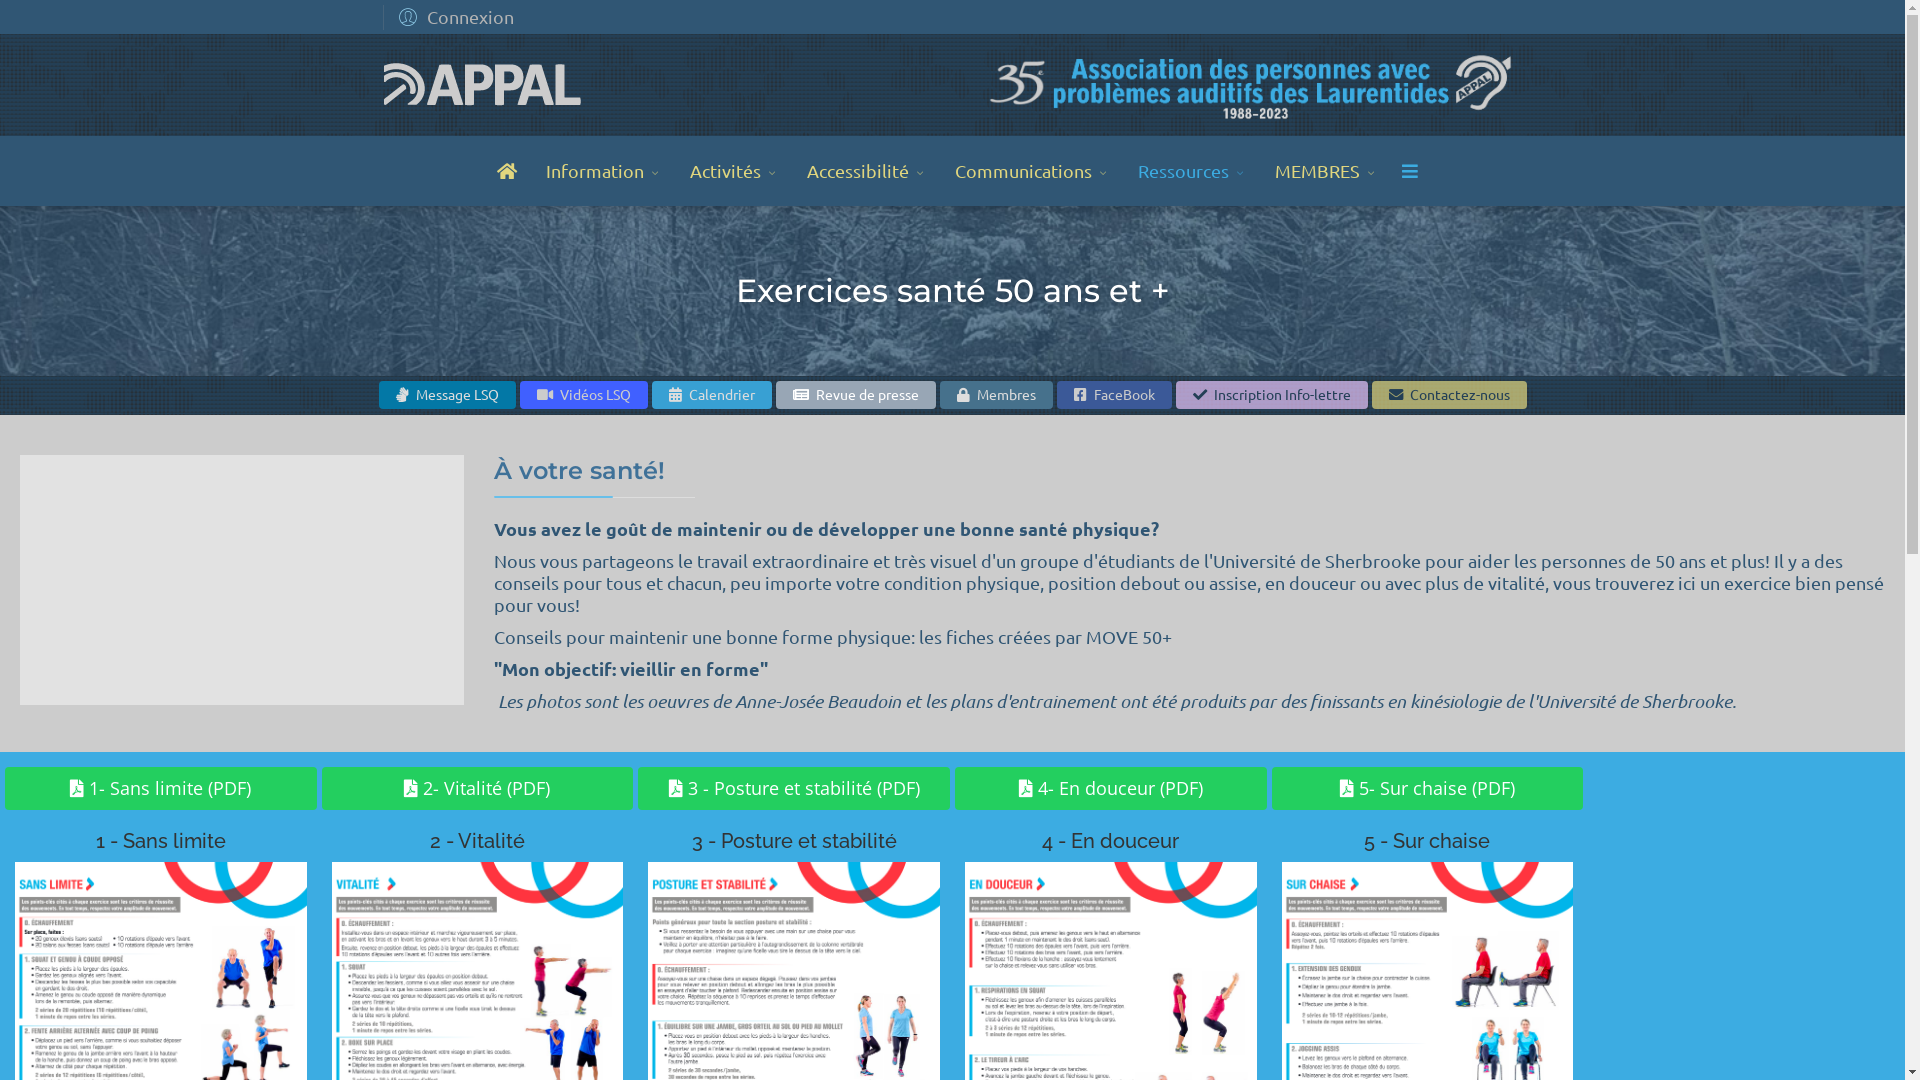  Describe the element at coordinates (1426, 787) in the screenshot. I see `'5- Sur chaise (PDF)'` at that location.